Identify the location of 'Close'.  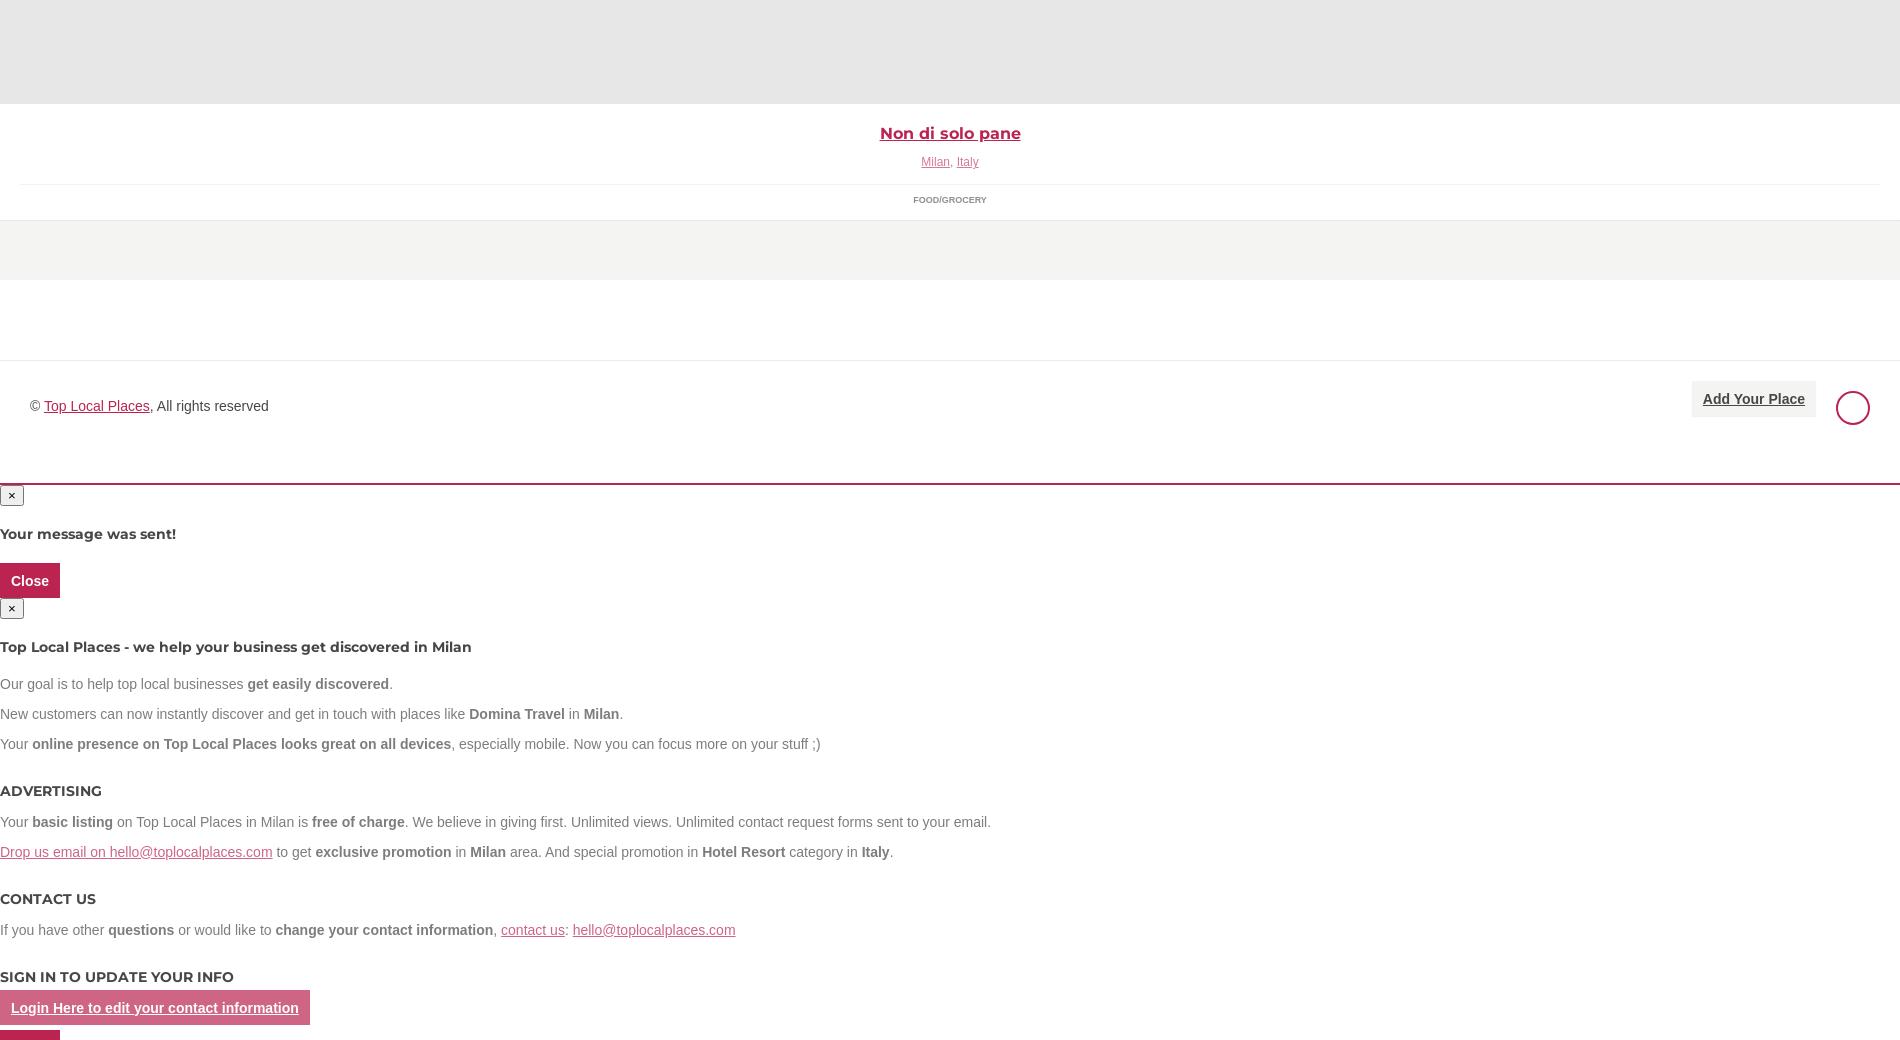
(30, 579).